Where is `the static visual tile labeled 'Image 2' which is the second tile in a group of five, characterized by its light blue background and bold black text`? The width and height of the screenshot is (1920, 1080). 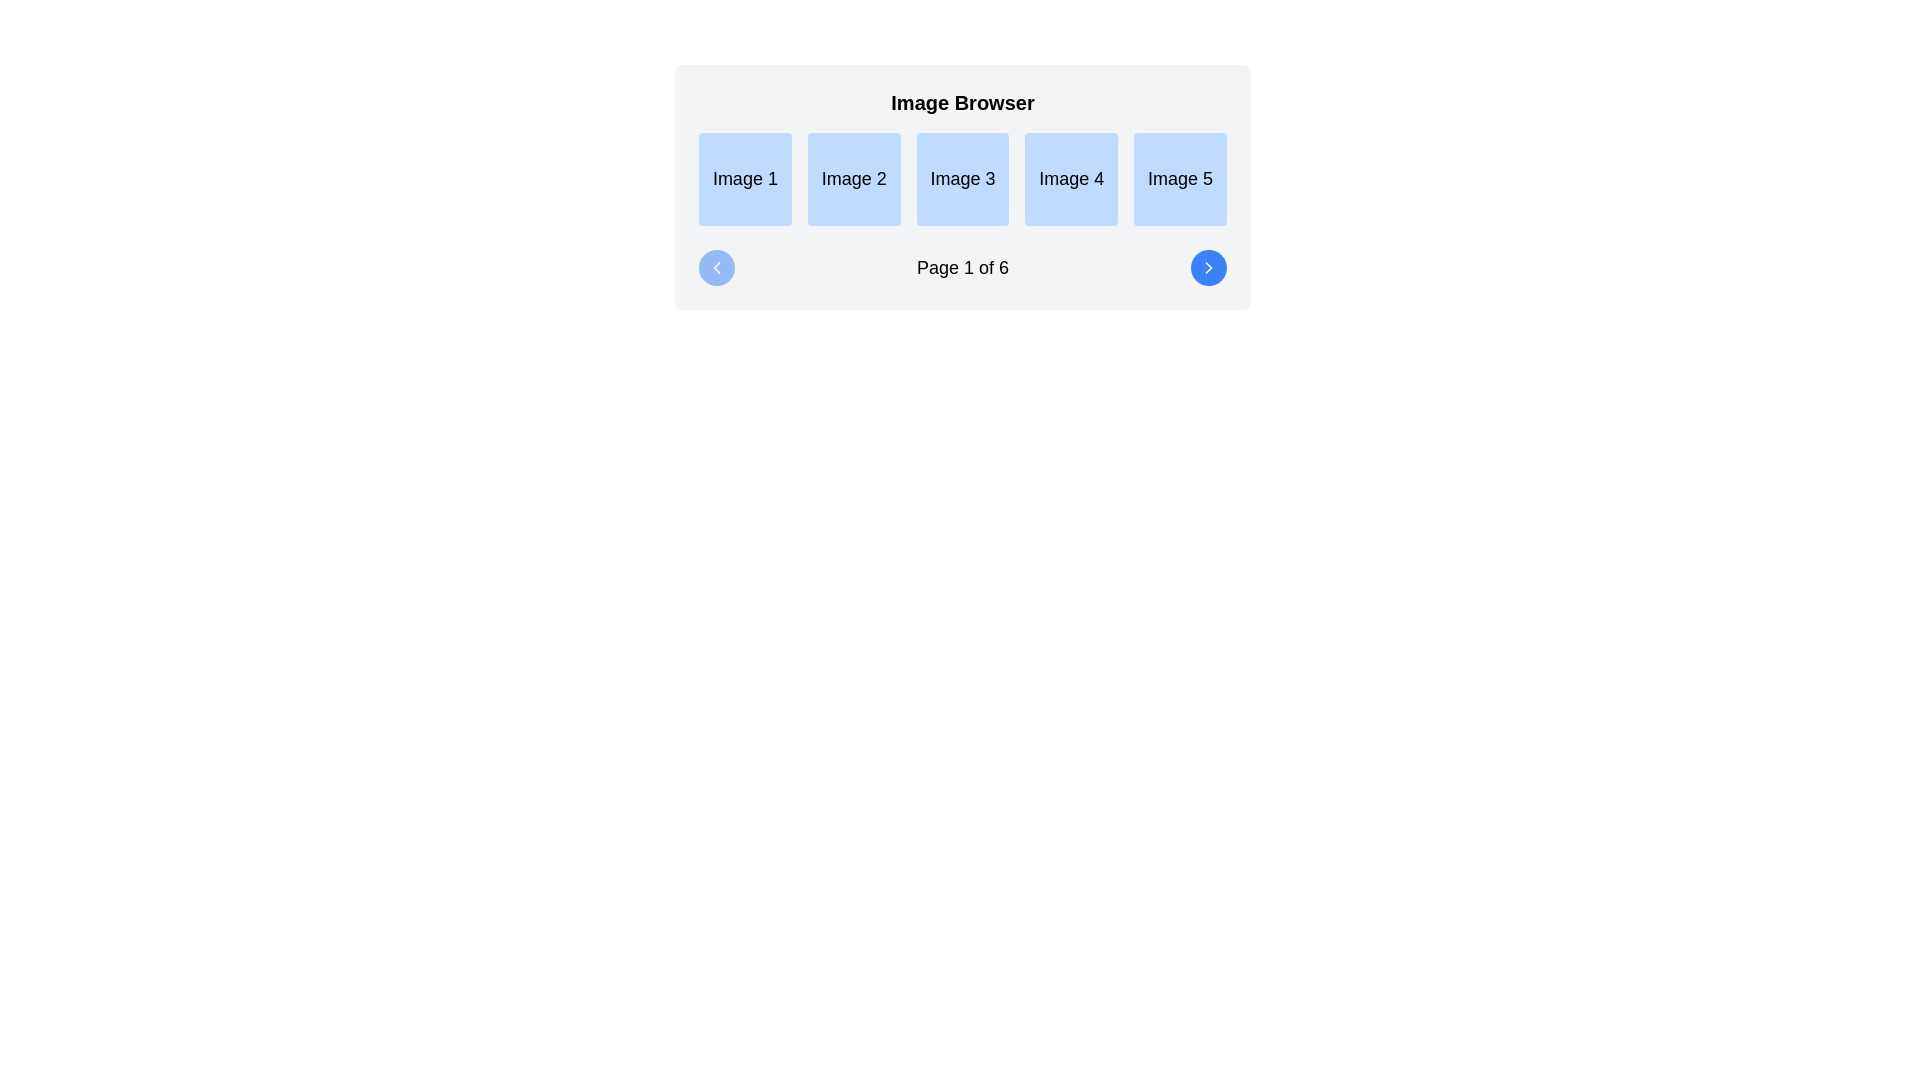
the static visual tile labeled 'Image 2' which is the second tile in a group of five, characterized by its light blue background and bold black text is located at coordinates (854, 178).